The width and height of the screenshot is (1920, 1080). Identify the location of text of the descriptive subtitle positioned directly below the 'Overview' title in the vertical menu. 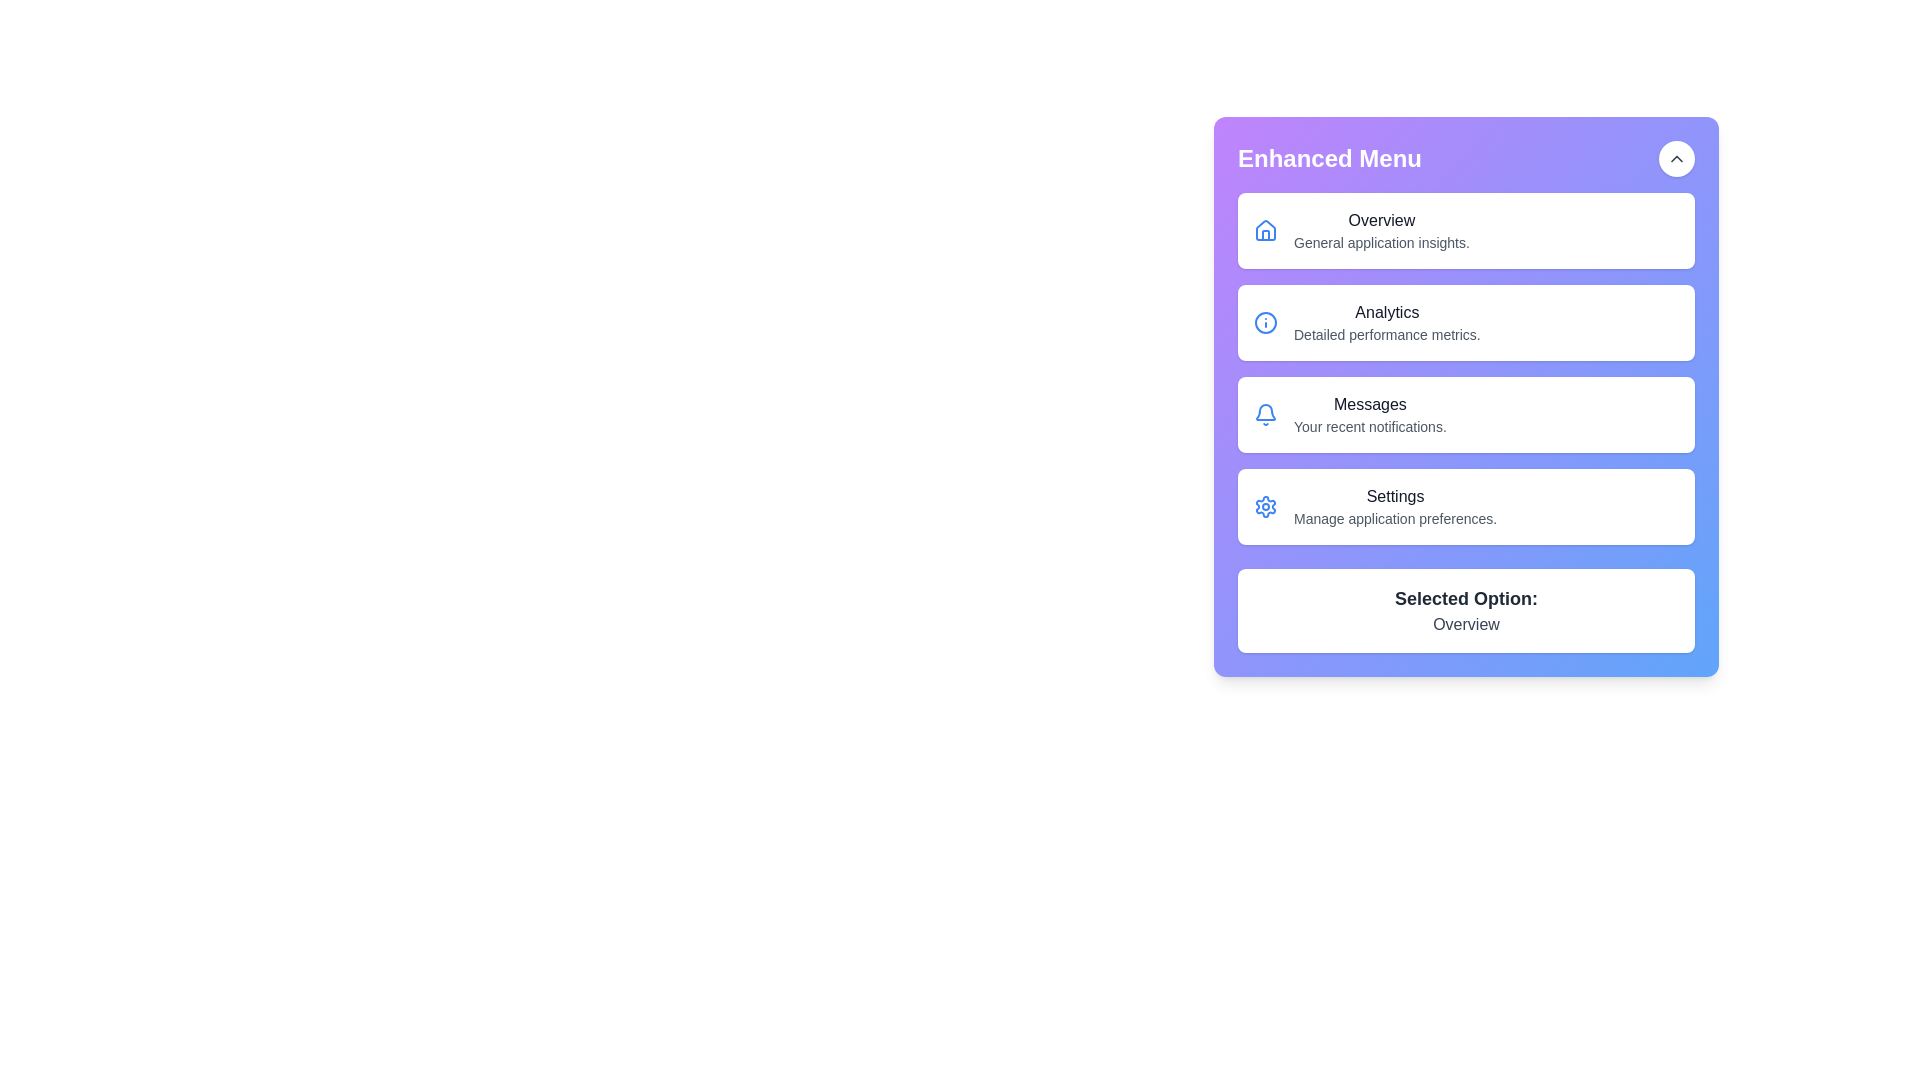
(1381, 242).